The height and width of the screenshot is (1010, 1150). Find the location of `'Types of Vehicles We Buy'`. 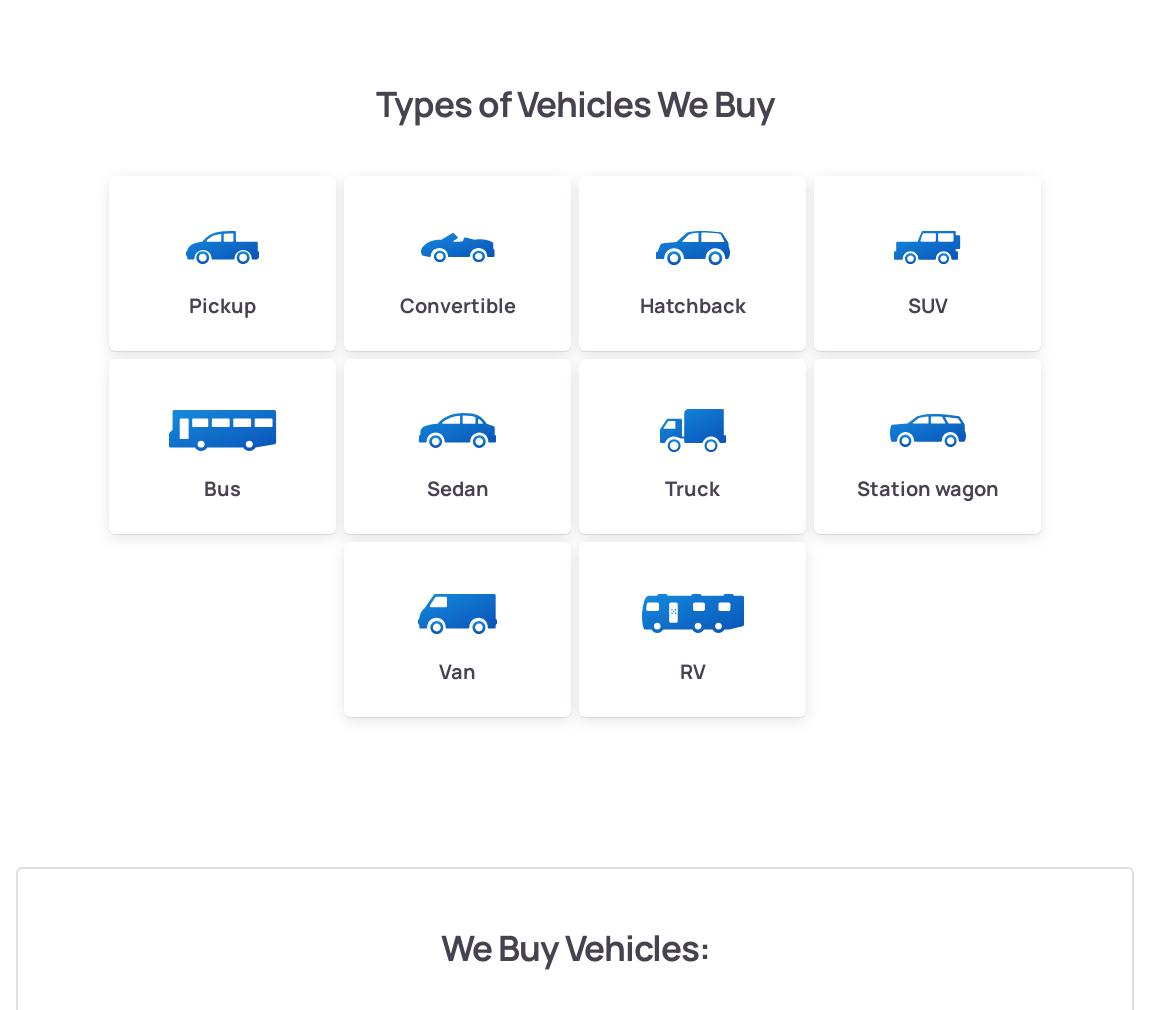

'Types of Vehicles We Buy' is located at coordinates (574, 102).